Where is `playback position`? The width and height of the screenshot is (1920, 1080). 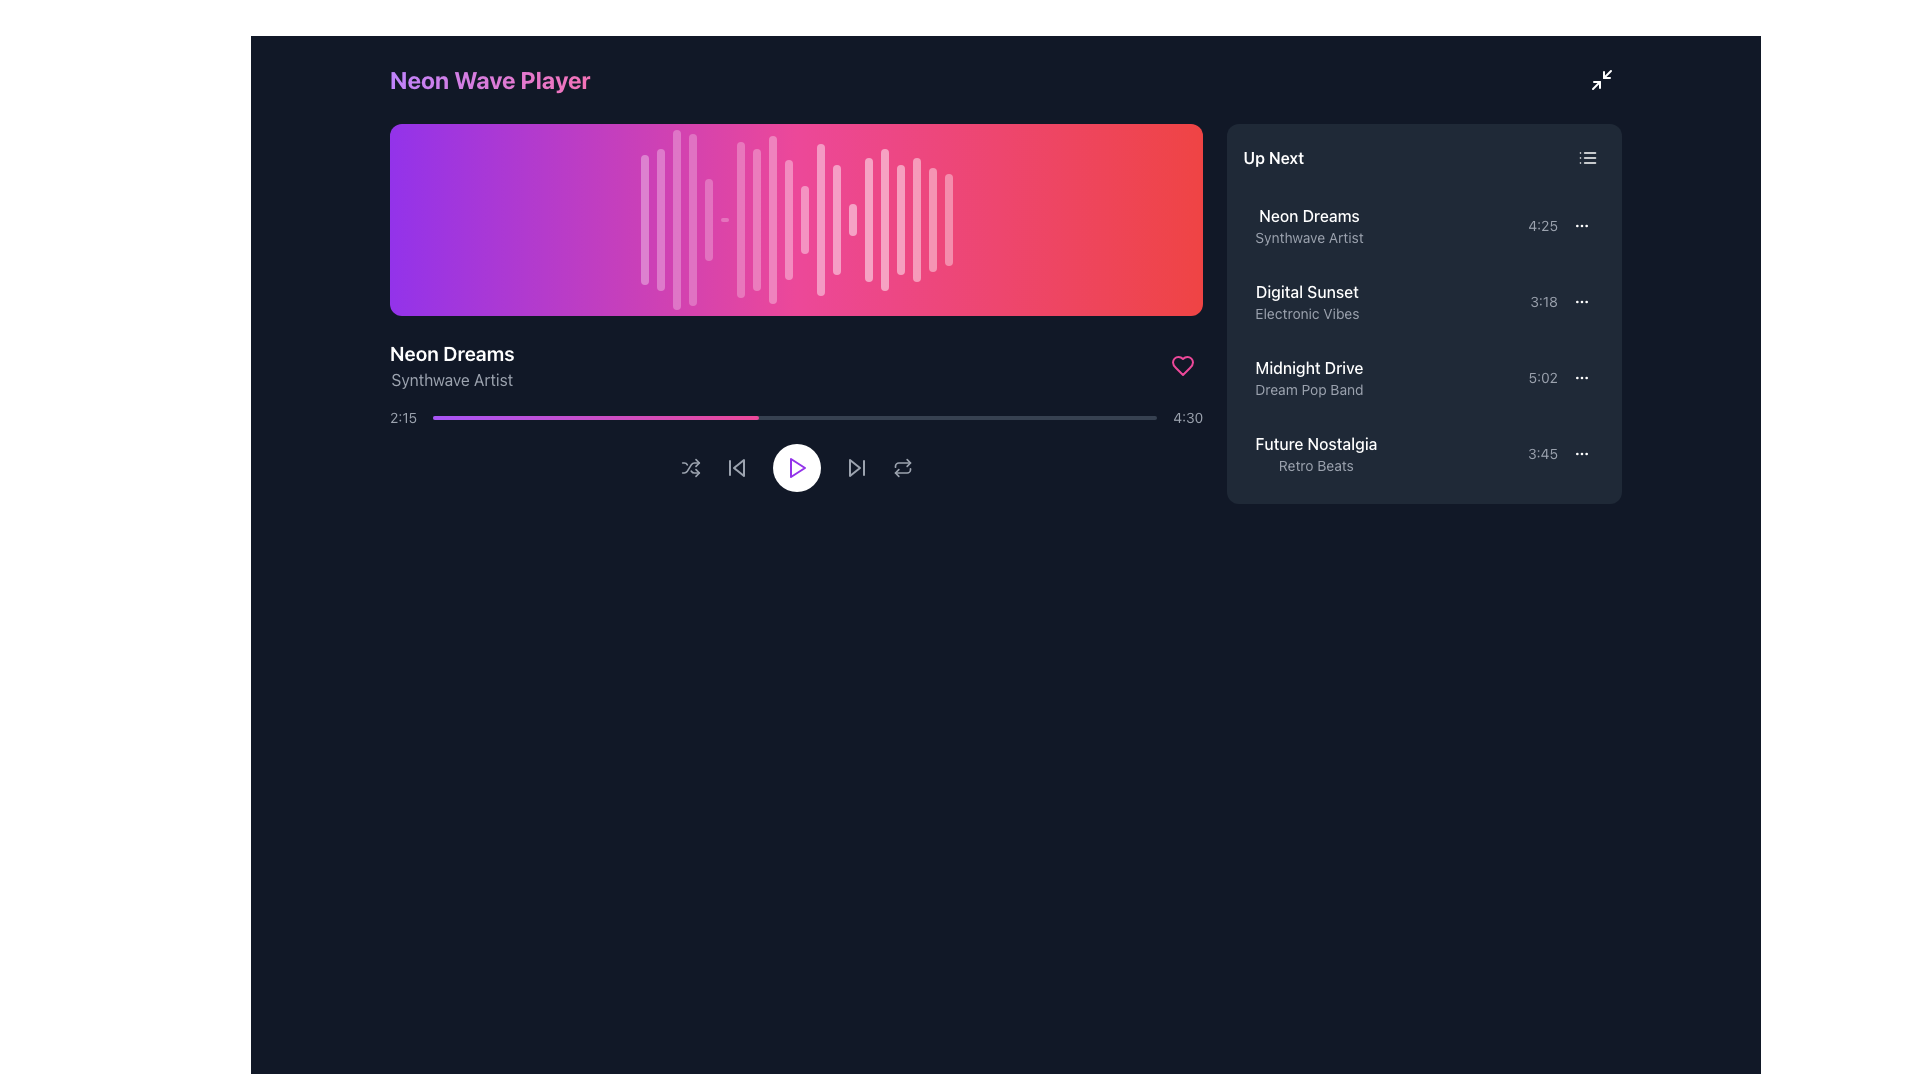
playback position is located at coordinates (772, 416).